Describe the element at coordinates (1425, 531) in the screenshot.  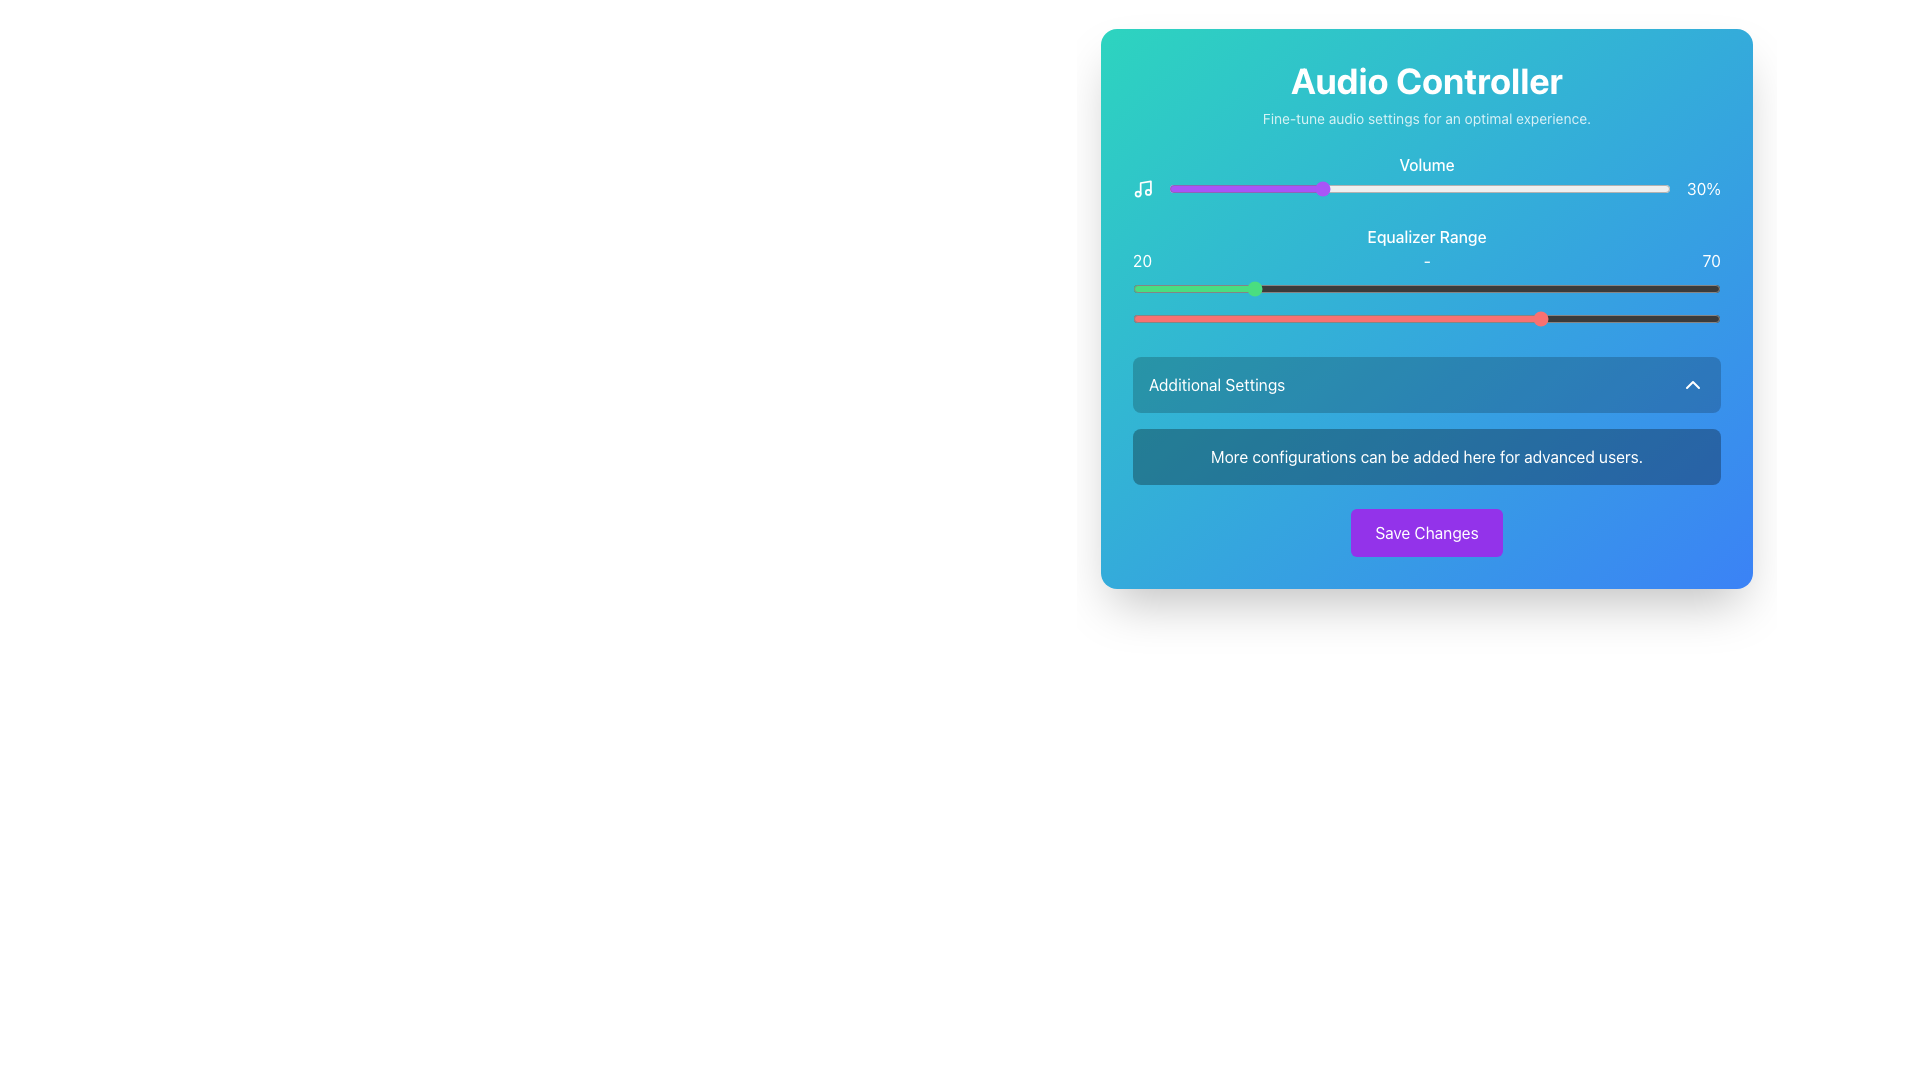
I see `the 'Save Changes' button, which is a bright purple rectangular button with rounded corners located at the bottom of the 'Audio Controller' card` at that location.